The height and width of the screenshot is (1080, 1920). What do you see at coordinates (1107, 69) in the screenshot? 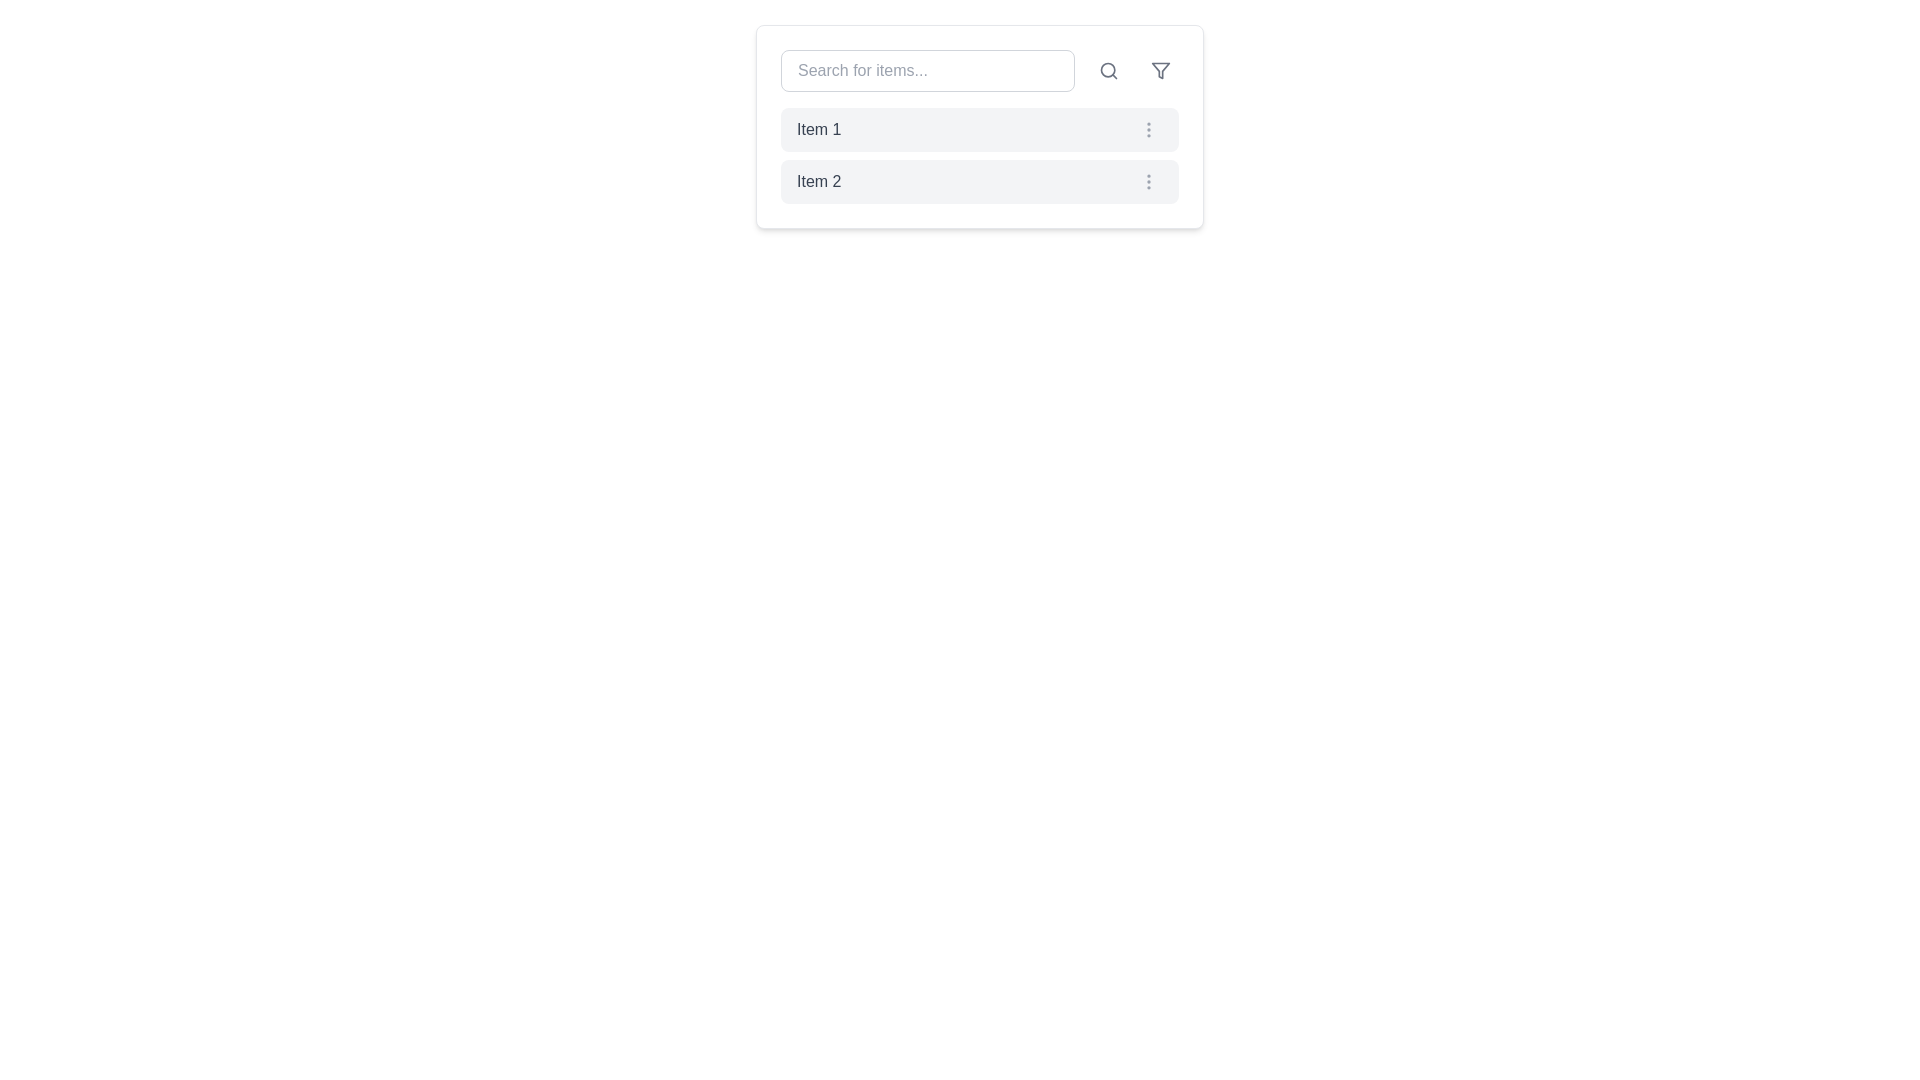
I see `the SVG circle element that represents the search icon, which is centered within the circular portion of the magnifying glass at the top of the interface` at bounding box center [1107, 69].